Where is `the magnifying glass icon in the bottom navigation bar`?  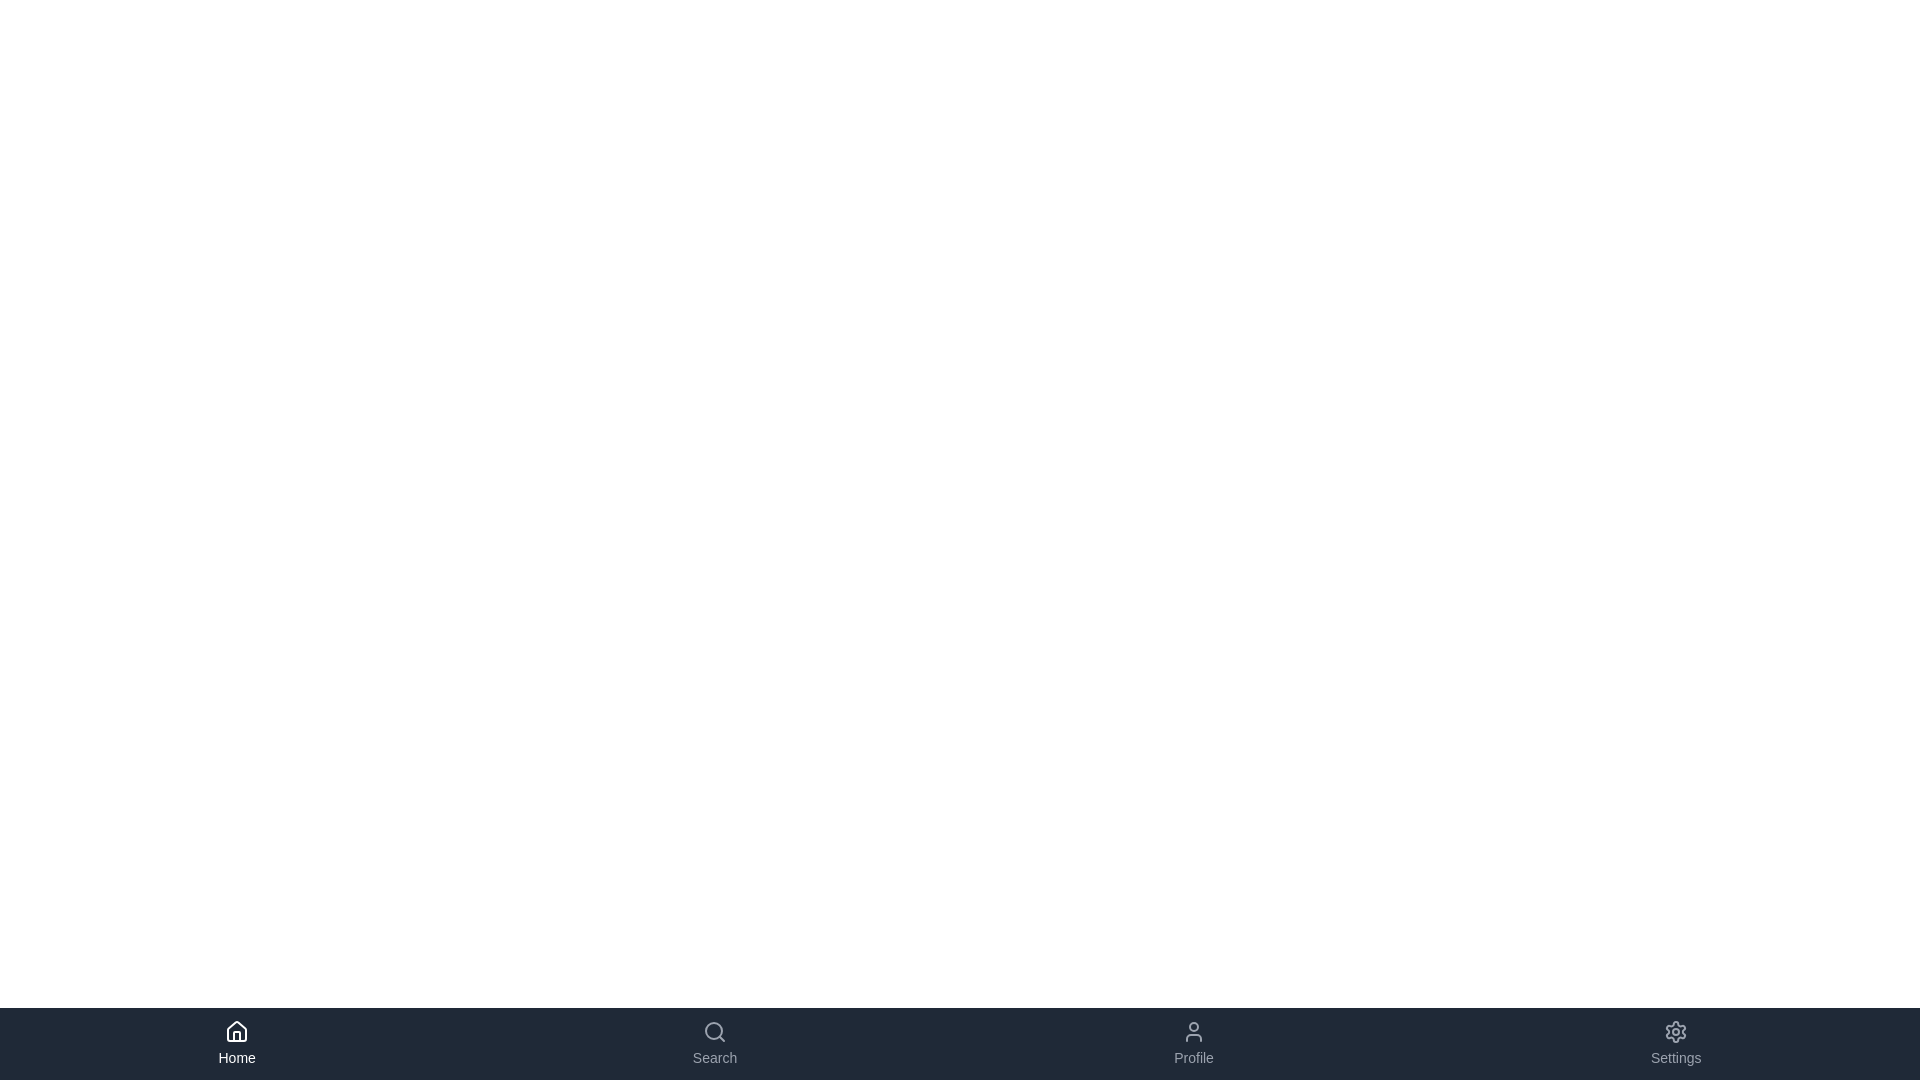 the magnifying glass icon in the bottom navigation bar is located at coordinates (715, 1032).